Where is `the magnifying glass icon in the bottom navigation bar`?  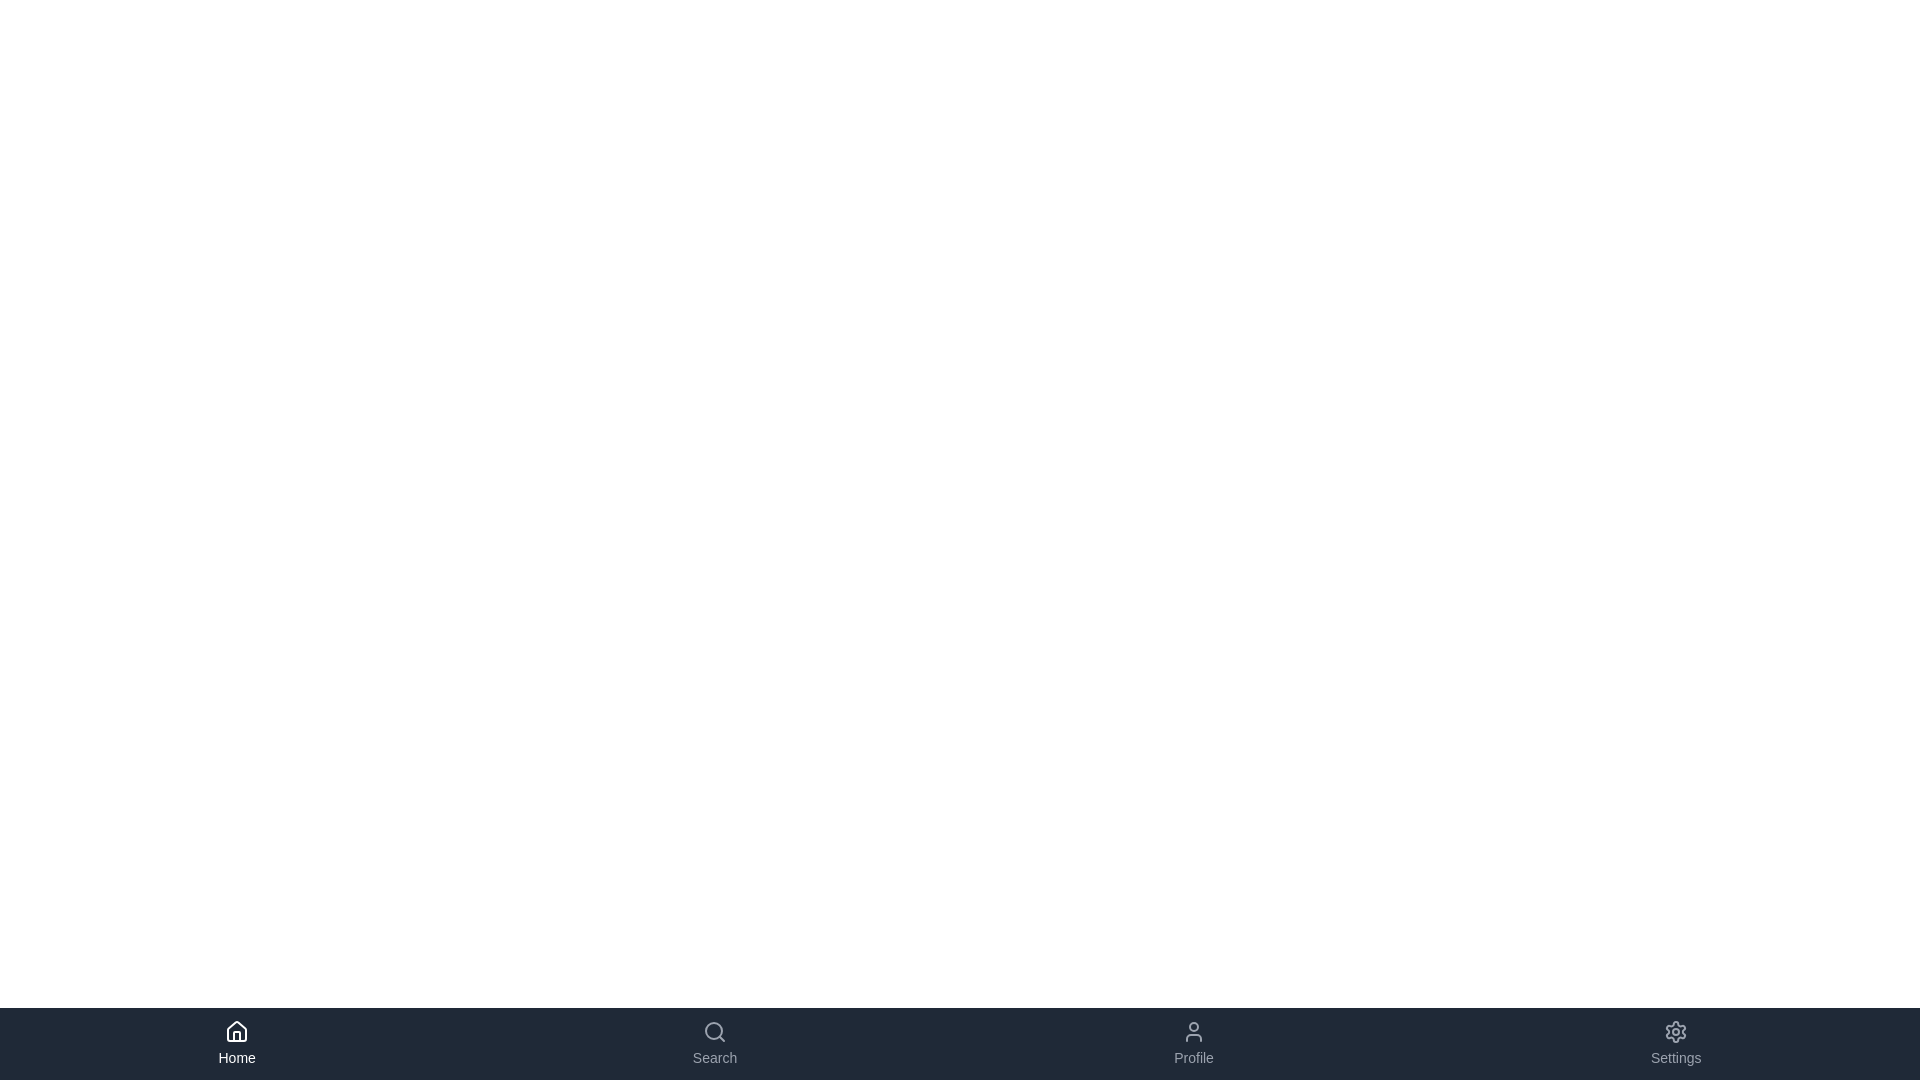 the magnifying glass icon in the bottom navigation bar is located at coordinates (715, 1032).